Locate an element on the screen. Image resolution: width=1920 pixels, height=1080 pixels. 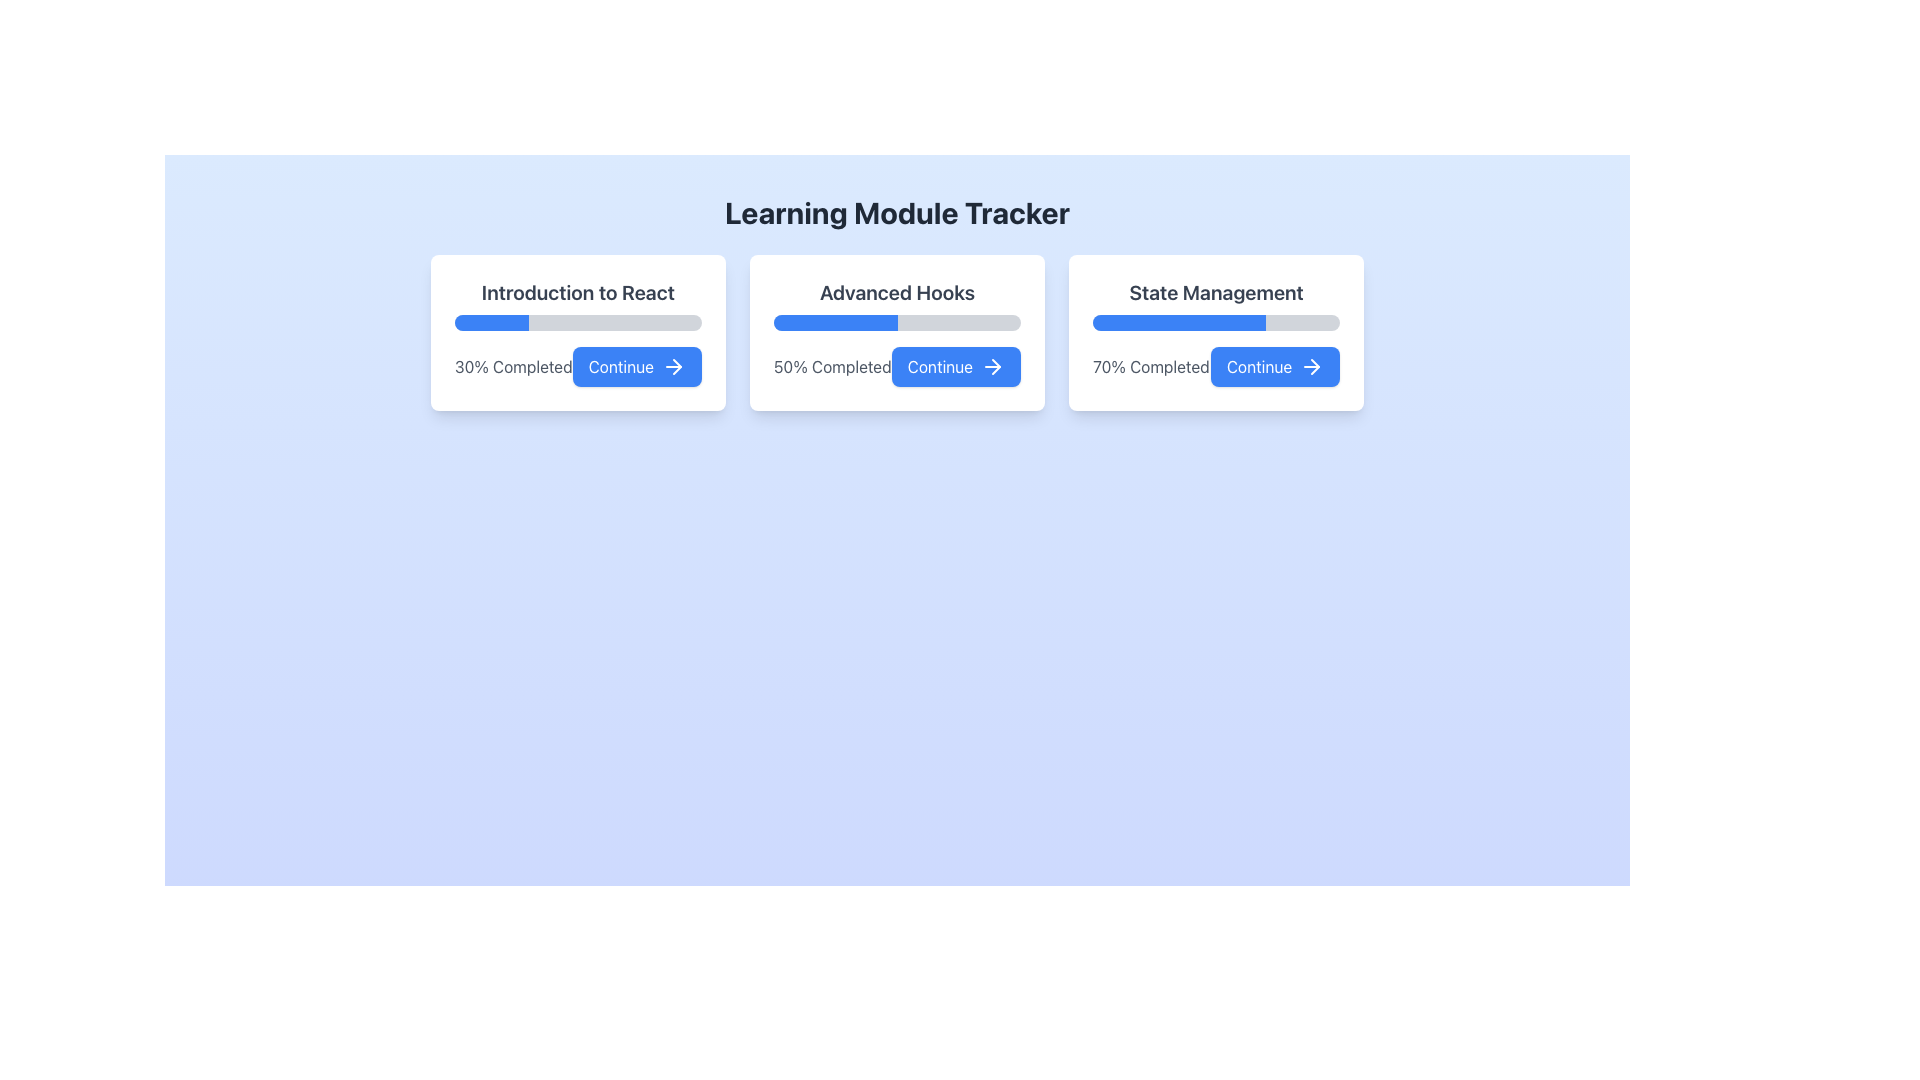
the blue 'Continue' button with white text and a rightward-pointing arrow icon within the 'Introduction to React' card to proceed is located at coordinates (636, 366).